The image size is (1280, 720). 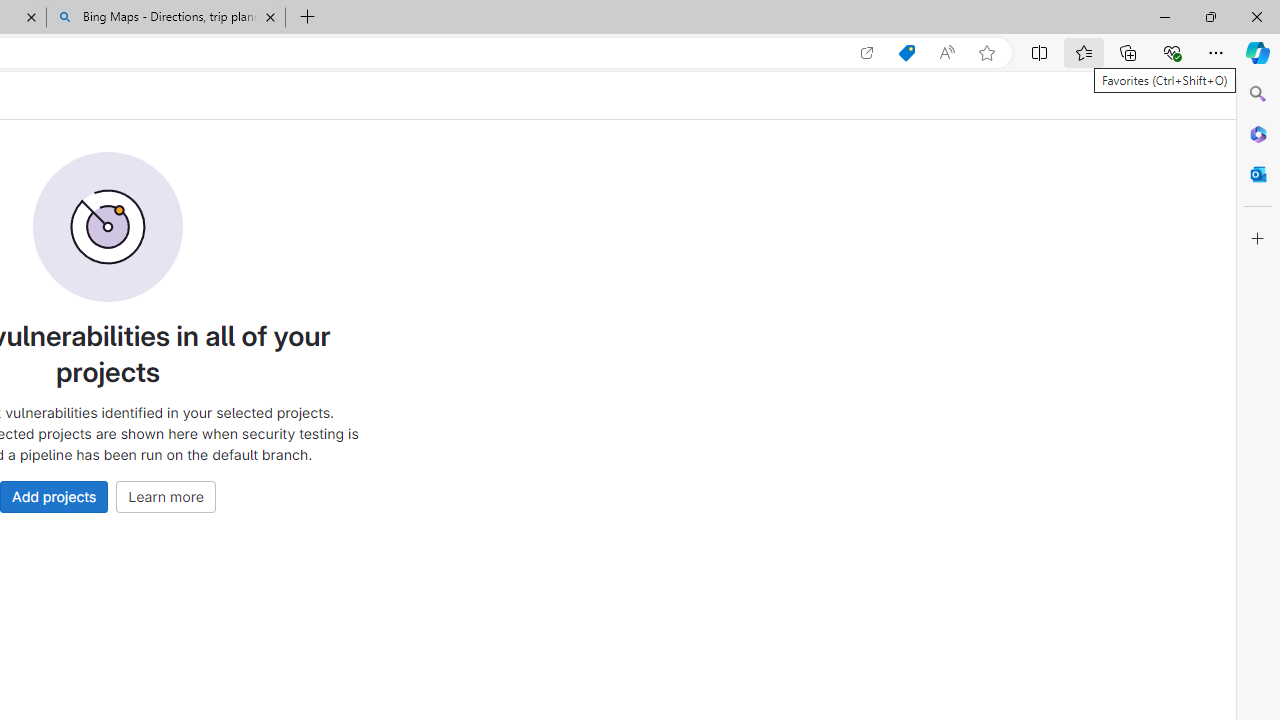 I want to click on 'Open in app', so click(x=867, y=52).